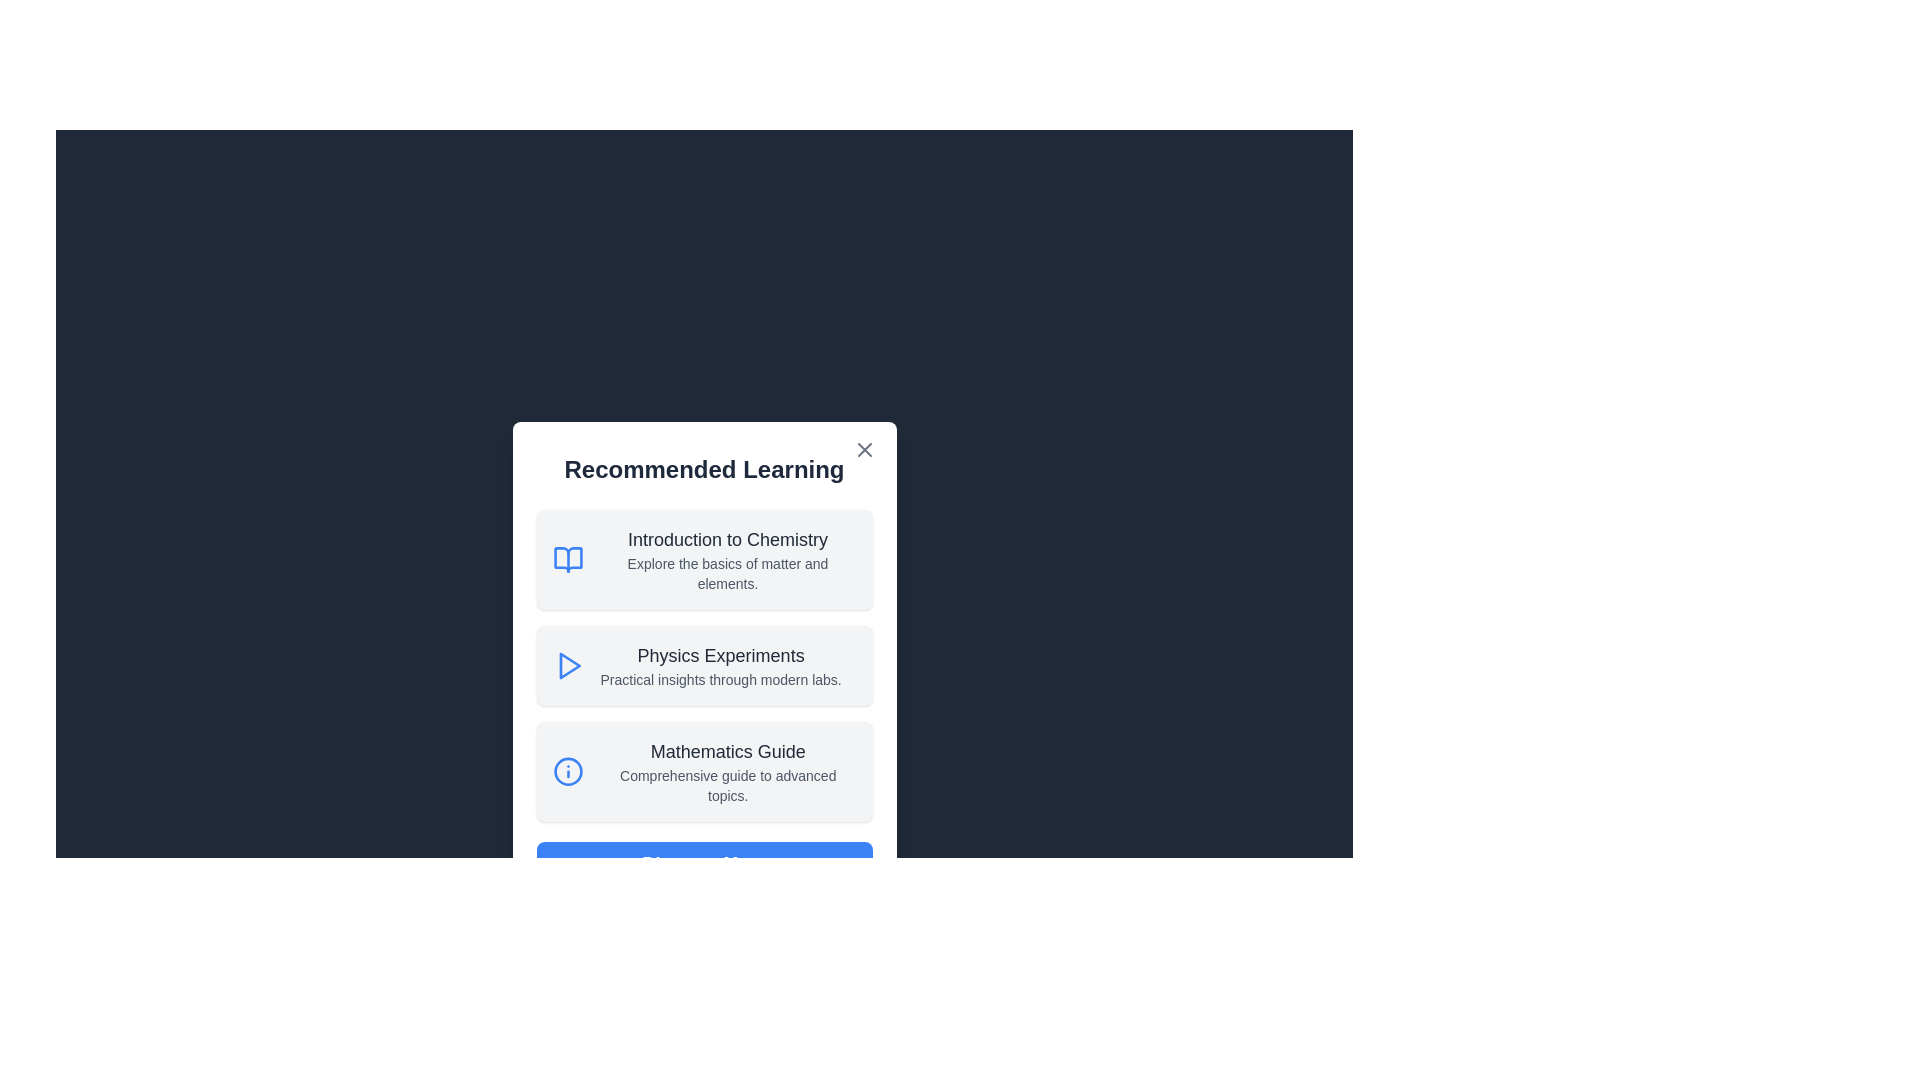 This screenshot has width=1920, height=1080. I want to click on the icon representing the 'Introduction to Chemistry' card located in the 'Recommended Learning' section, so click(566, 559).